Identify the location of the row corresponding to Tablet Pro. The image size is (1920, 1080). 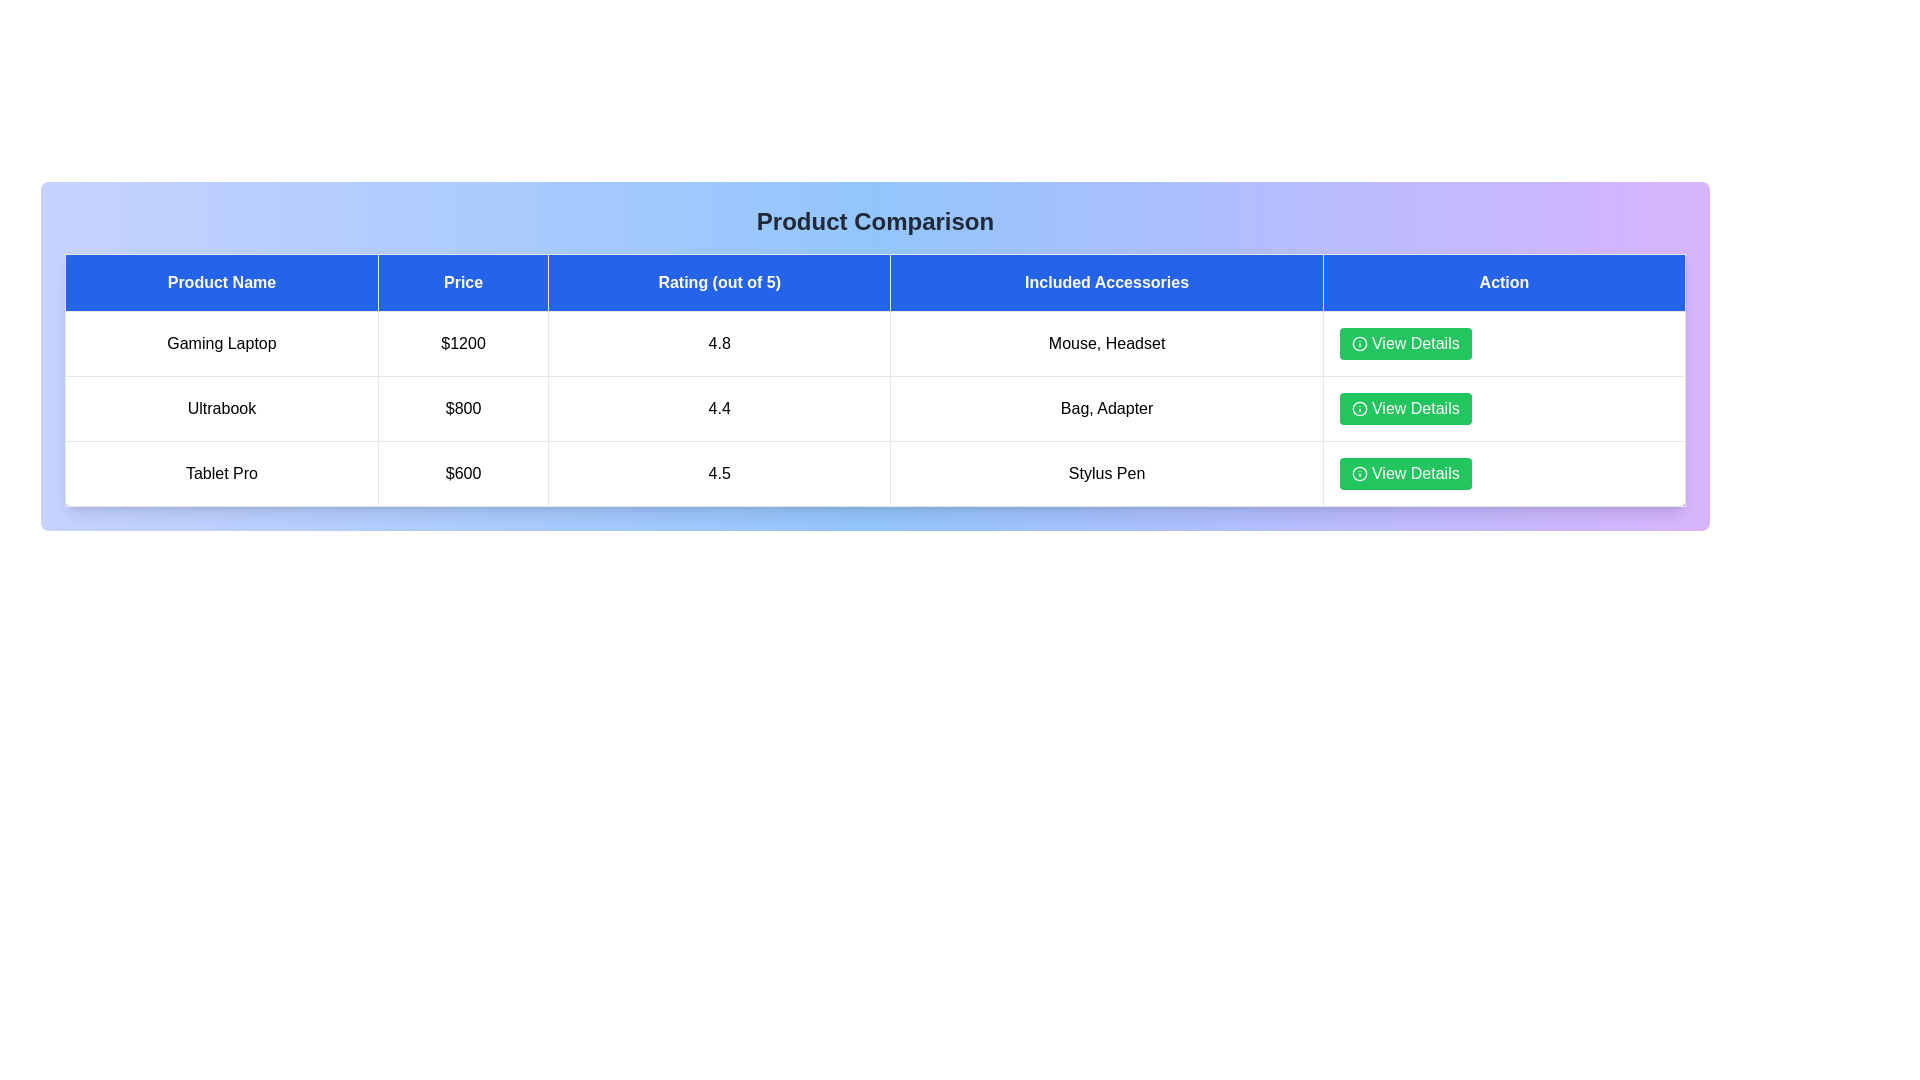
(875, 474).